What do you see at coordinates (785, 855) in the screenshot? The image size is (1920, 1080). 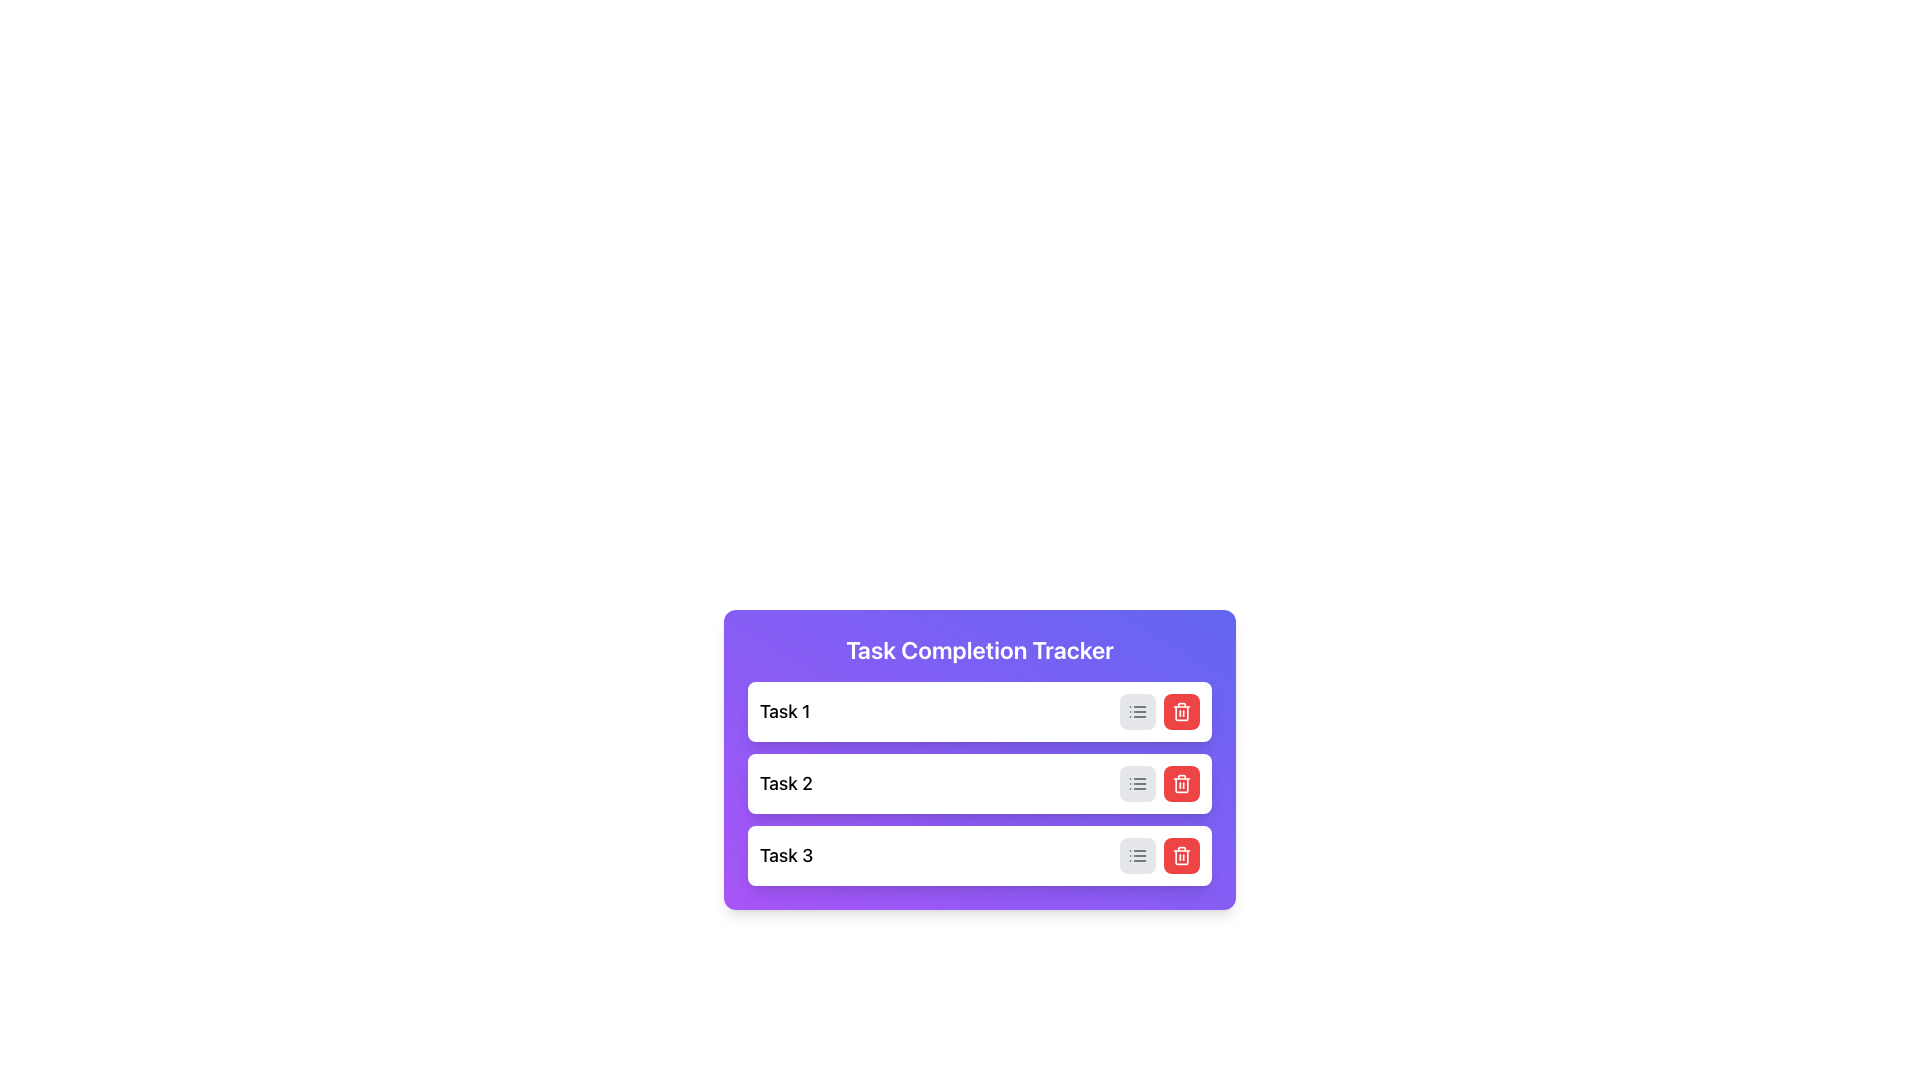 I see `the text label that identifies the third entry in a vertical list of cards, situated to the left of interactive buttons` at bounding box center [785, 855].